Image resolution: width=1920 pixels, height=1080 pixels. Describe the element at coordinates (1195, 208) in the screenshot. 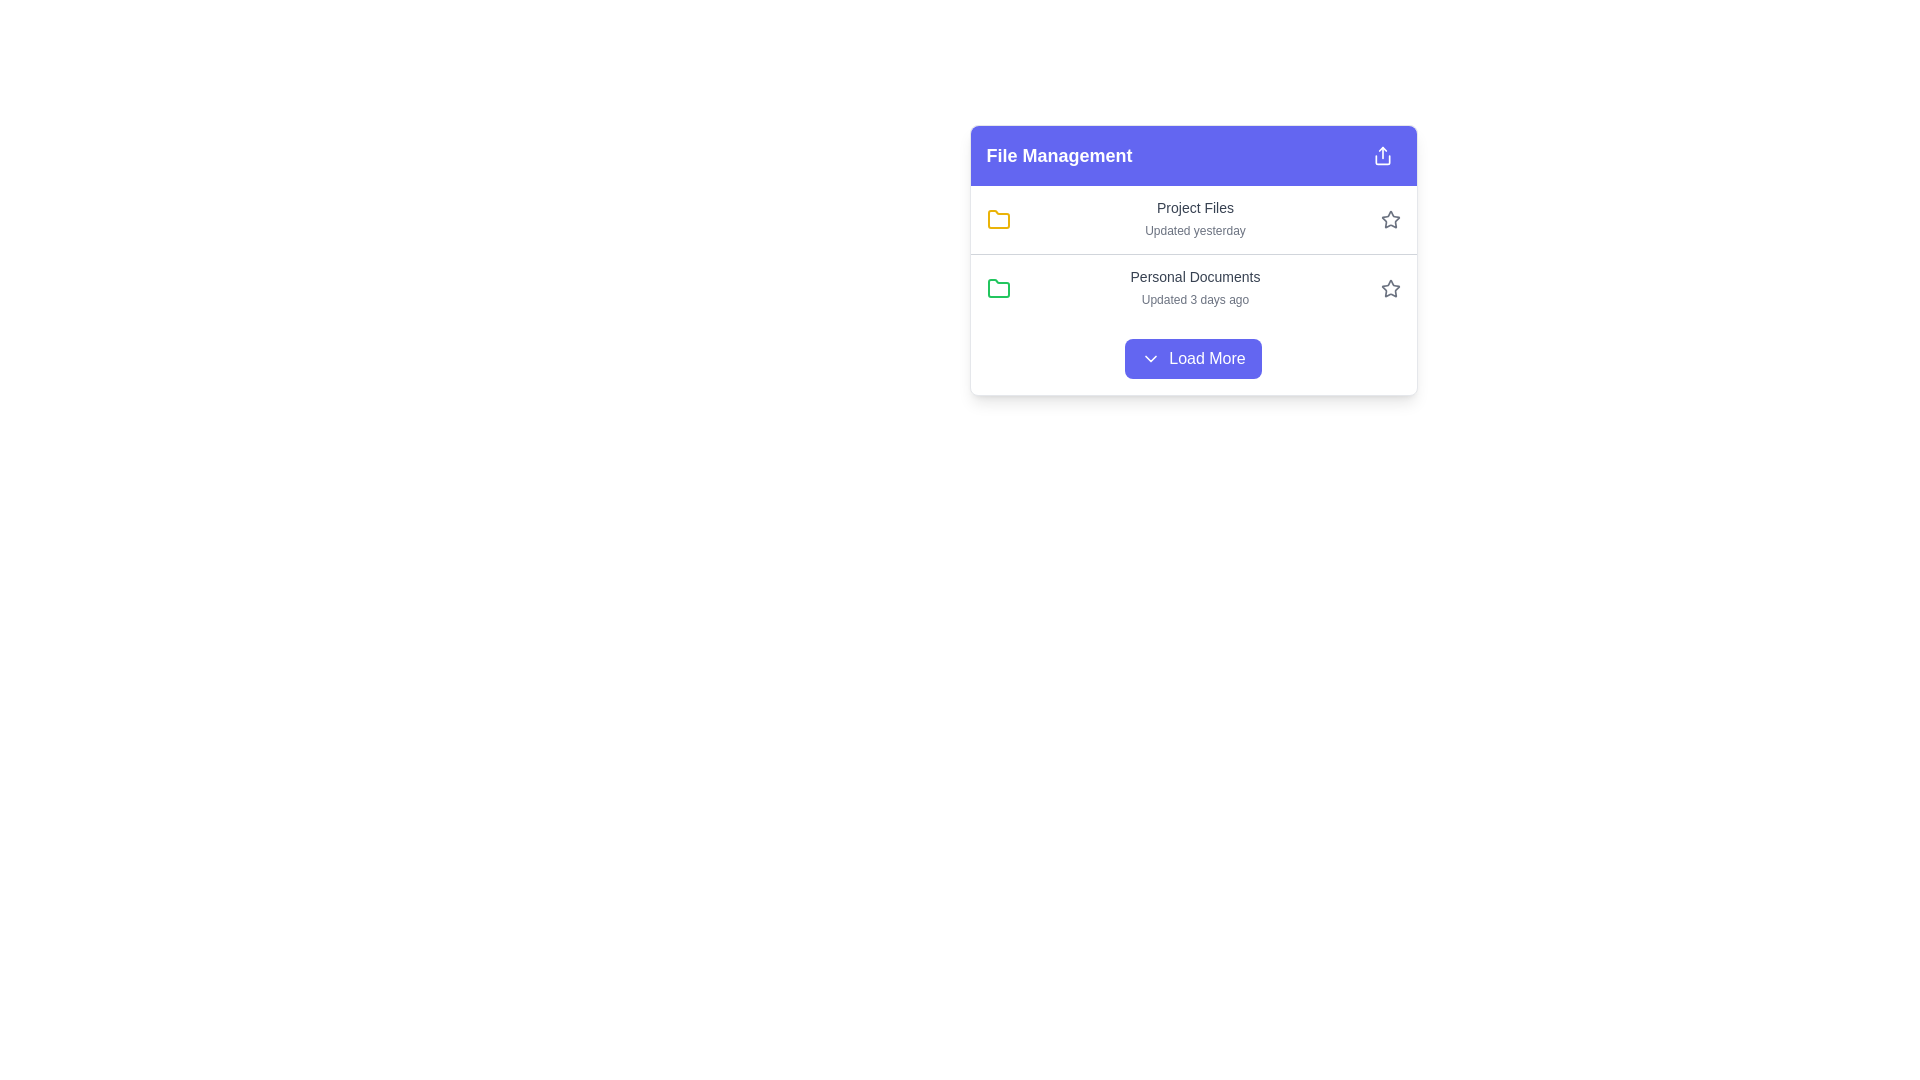

I see `the 'Project Files' text label` at that location.